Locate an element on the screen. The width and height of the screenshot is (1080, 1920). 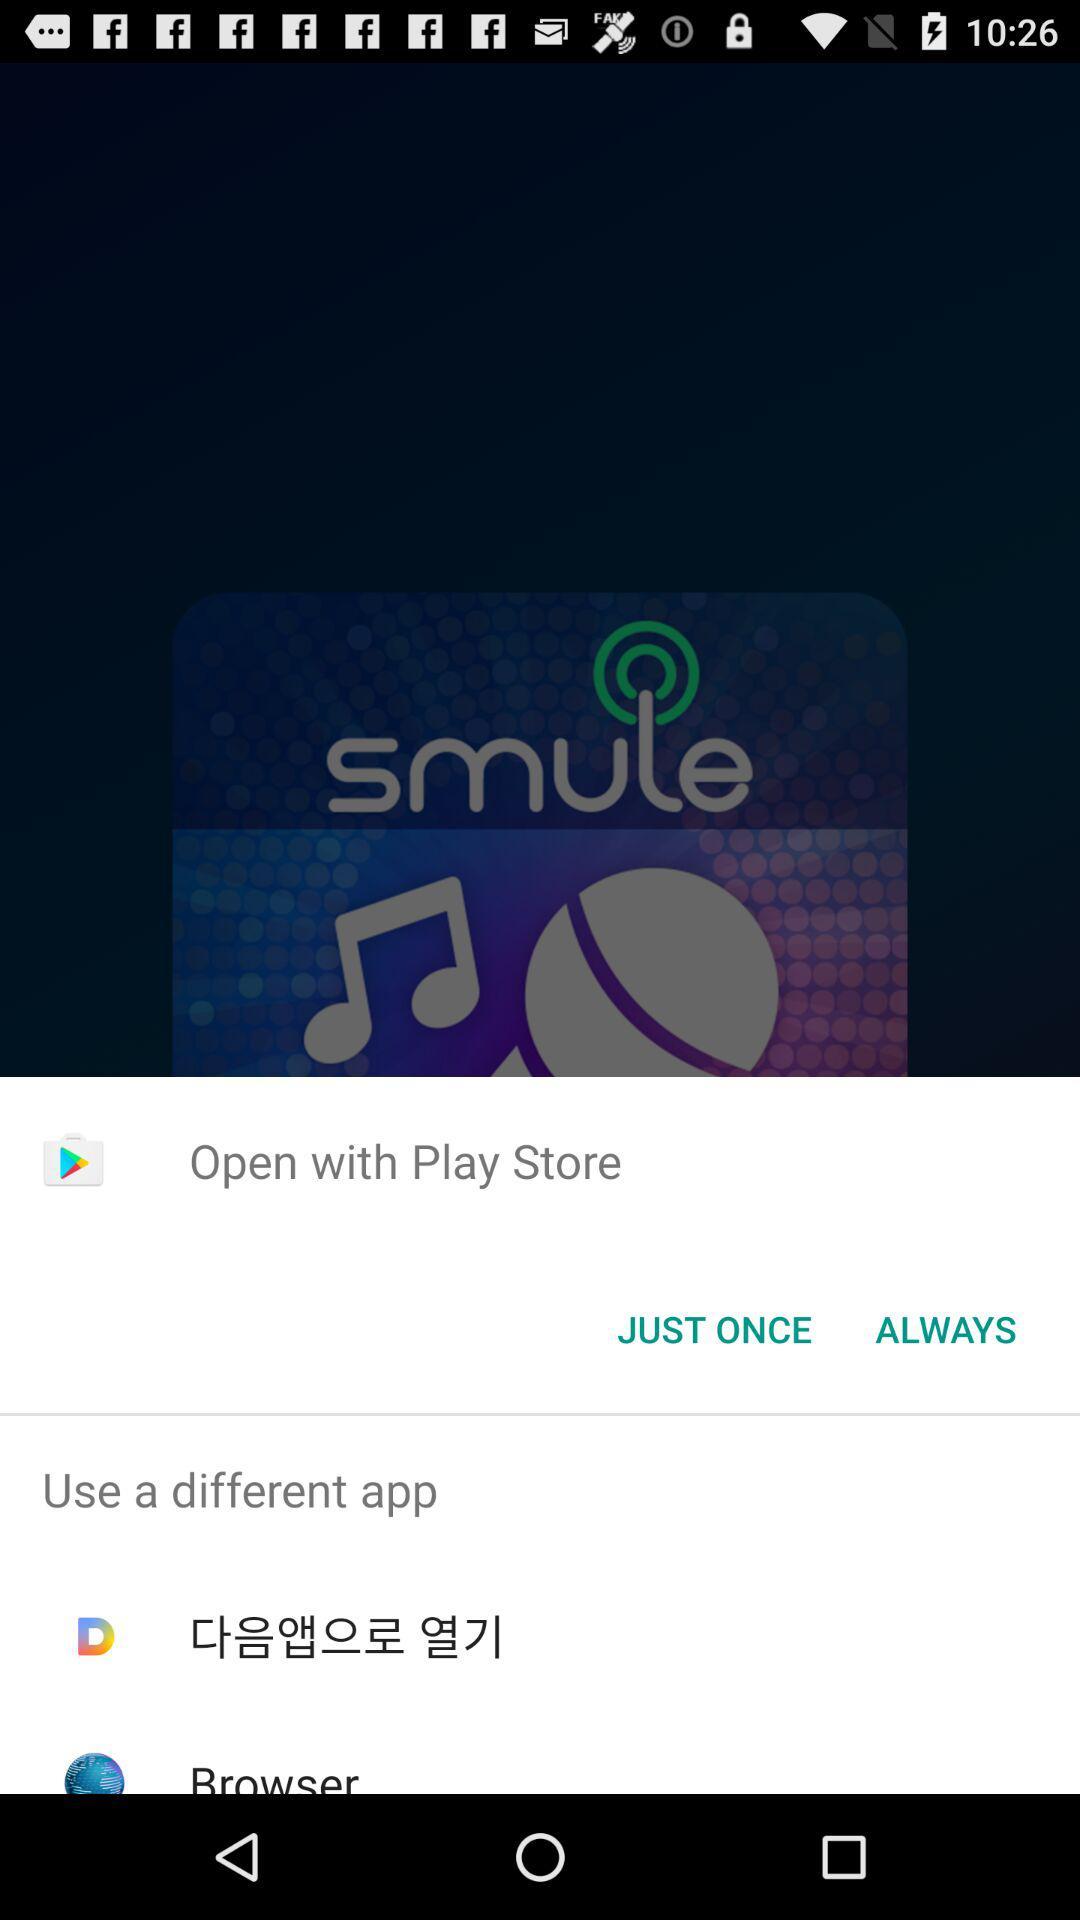
just once item is located at coordinates (713, 1329).